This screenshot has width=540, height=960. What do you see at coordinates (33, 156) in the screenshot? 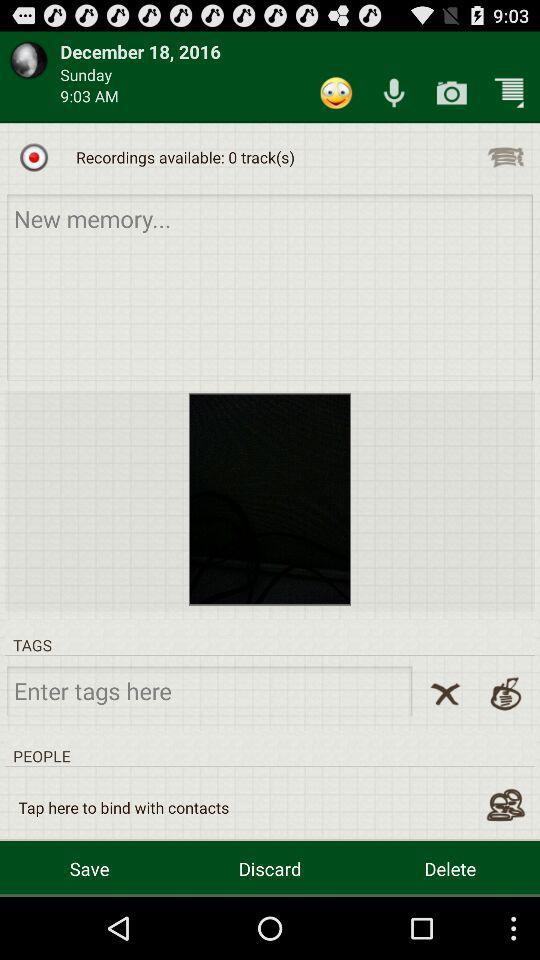
I see `the icon next to recordings available 0 icon` at bounding box center [33, 156].